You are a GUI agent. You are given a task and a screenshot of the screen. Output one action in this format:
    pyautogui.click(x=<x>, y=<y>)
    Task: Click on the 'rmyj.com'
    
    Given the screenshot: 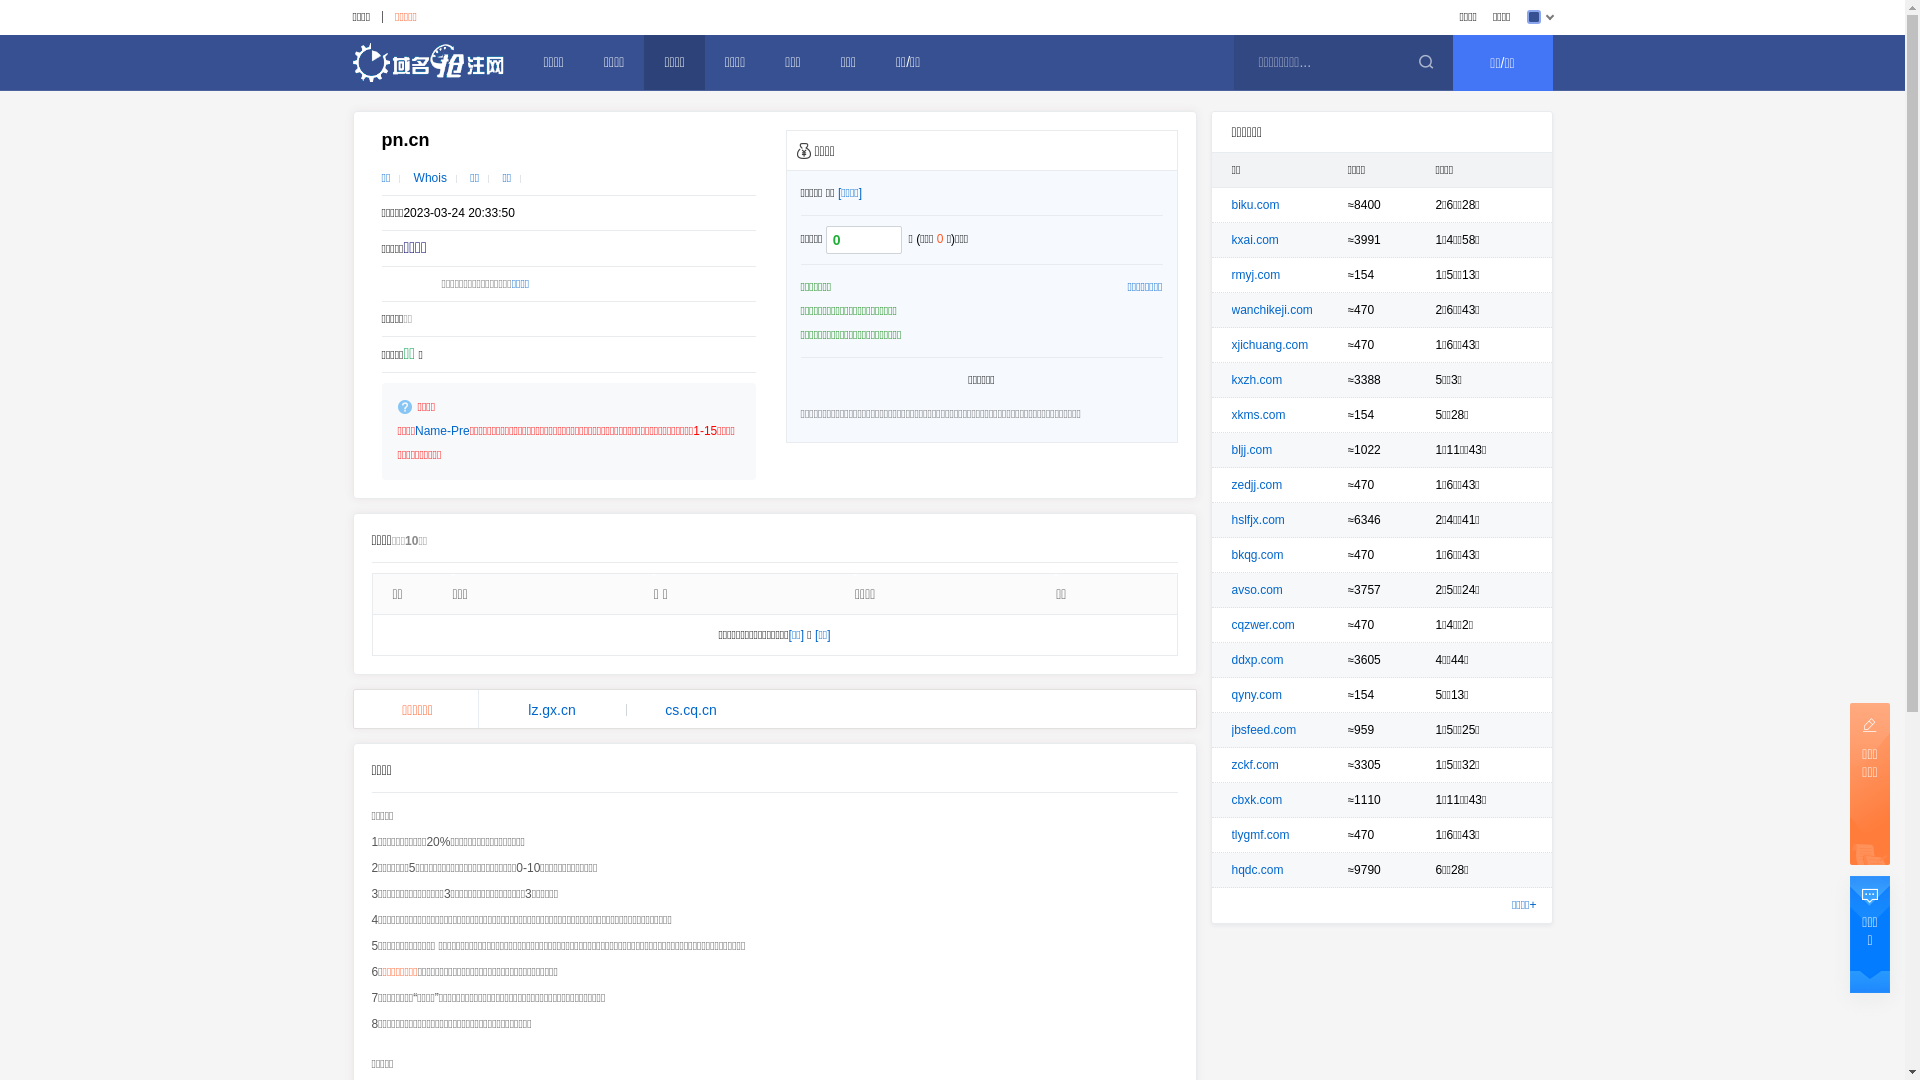 What is the action you would take?
    pyautogui.click(x=1255, y=274)
    